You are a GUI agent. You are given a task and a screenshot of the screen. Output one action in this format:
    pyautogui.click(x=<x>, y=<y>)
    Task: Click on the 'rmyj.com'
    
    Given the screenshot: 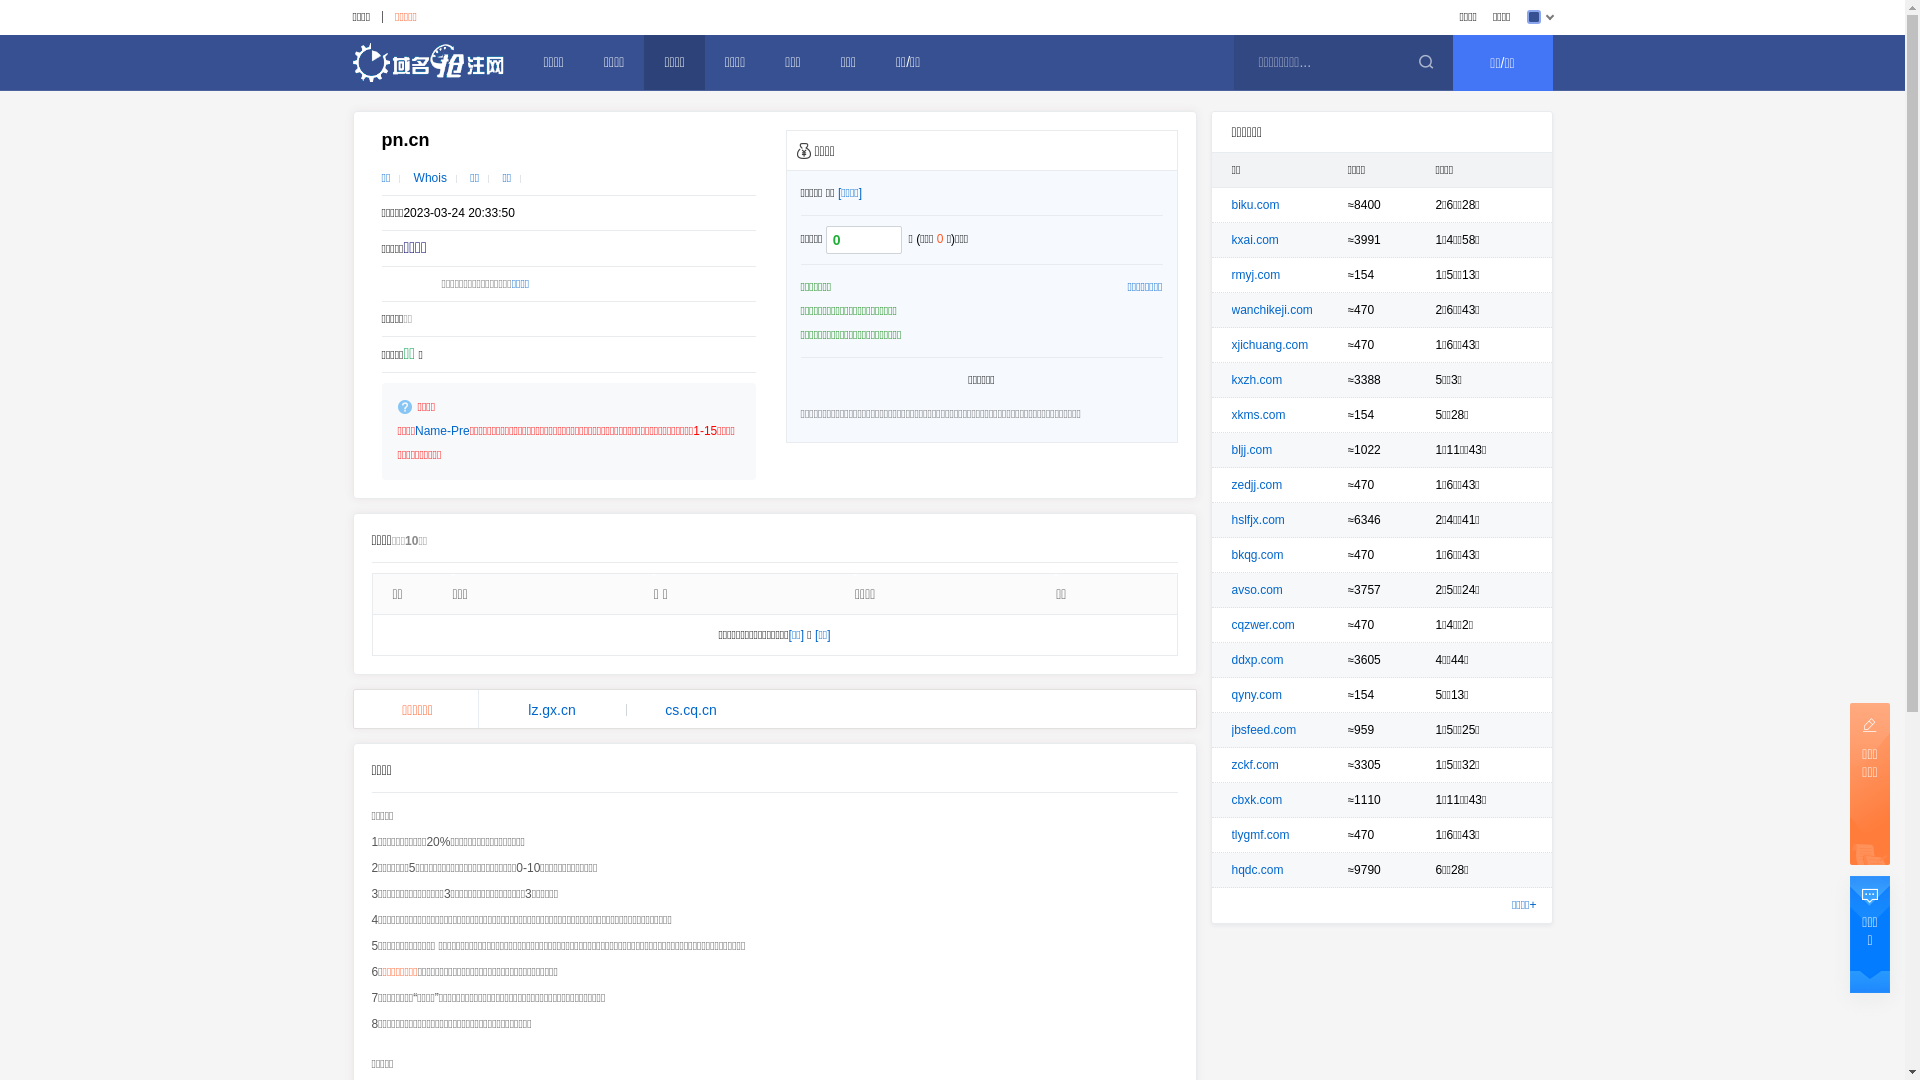 What is the action you would take?
    pyautogui.click(x=1255, y=274)
    